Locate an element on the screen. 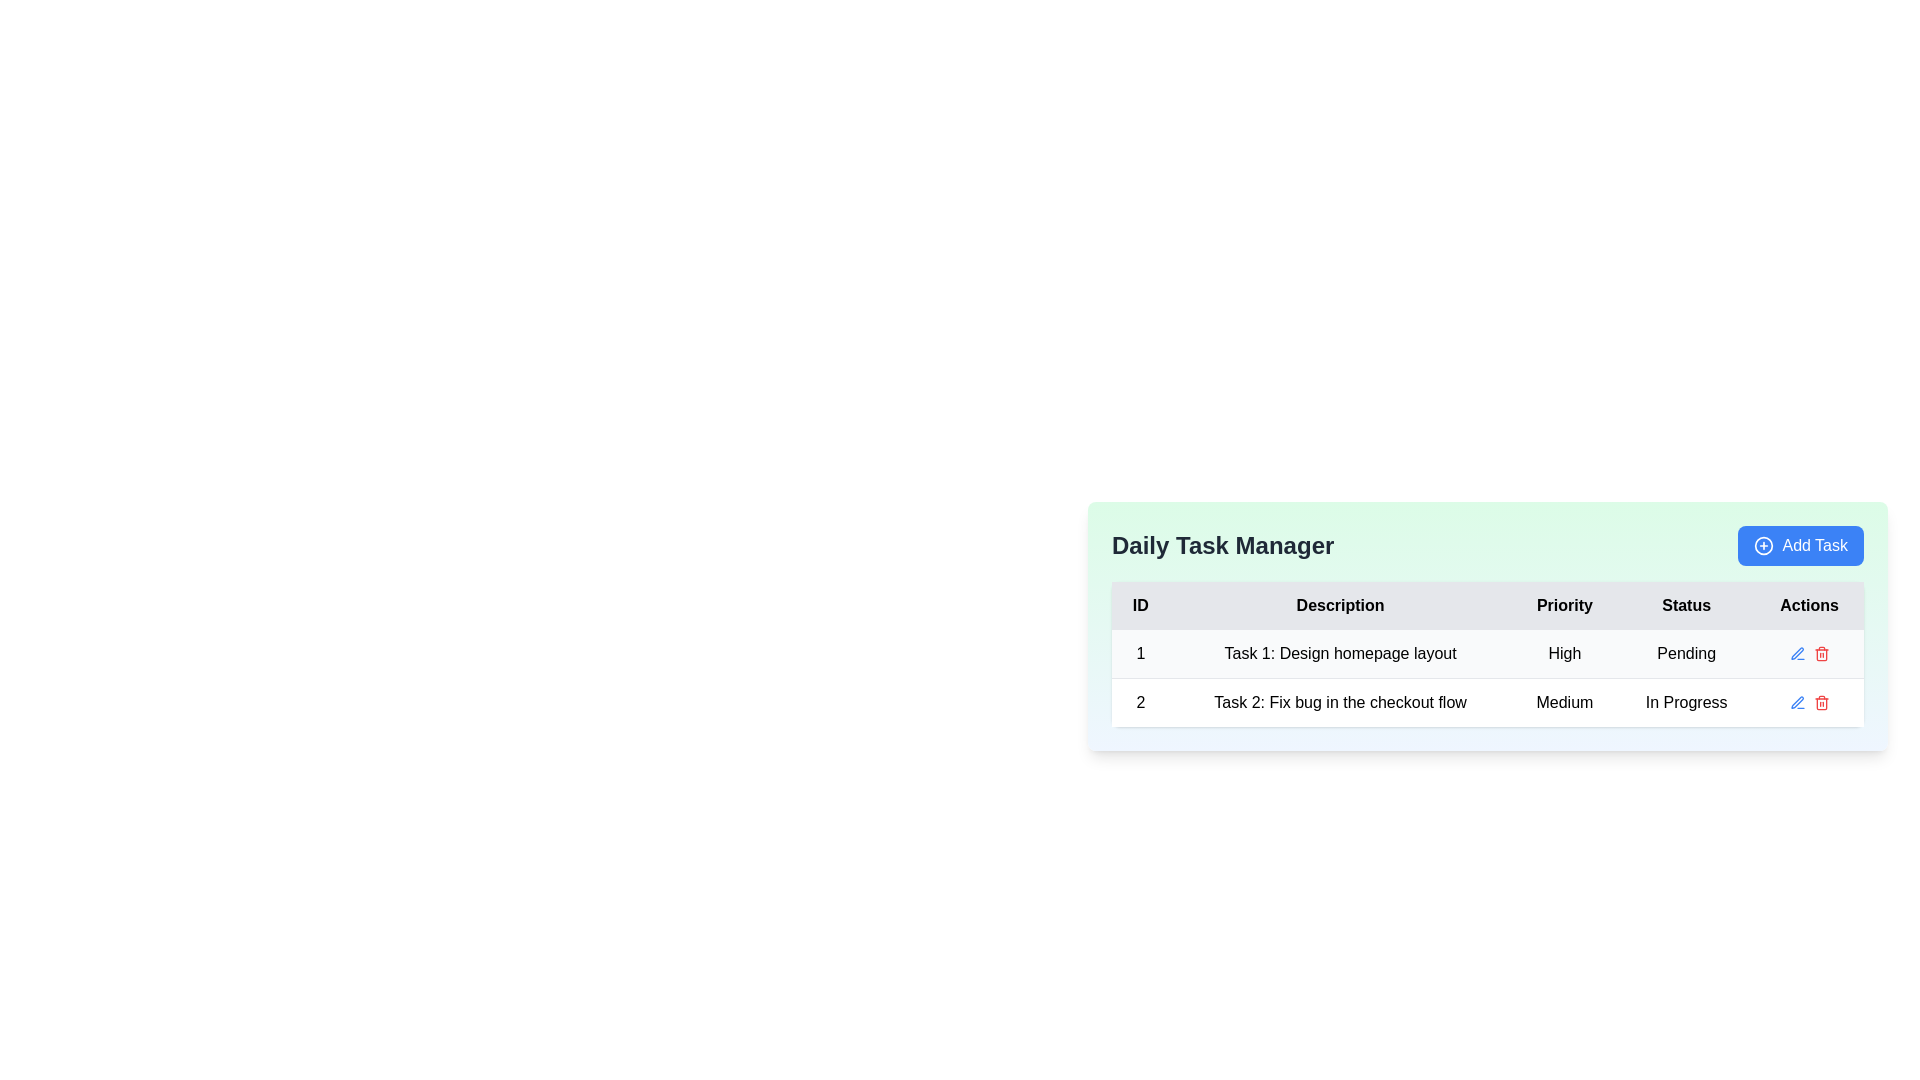 This screenshot has width=1920, height=1080. text of the label indicating the current task status, which is 'In Progress', located in the second row of the data table under the 'Status' column is located at coordinates (1685, 701).